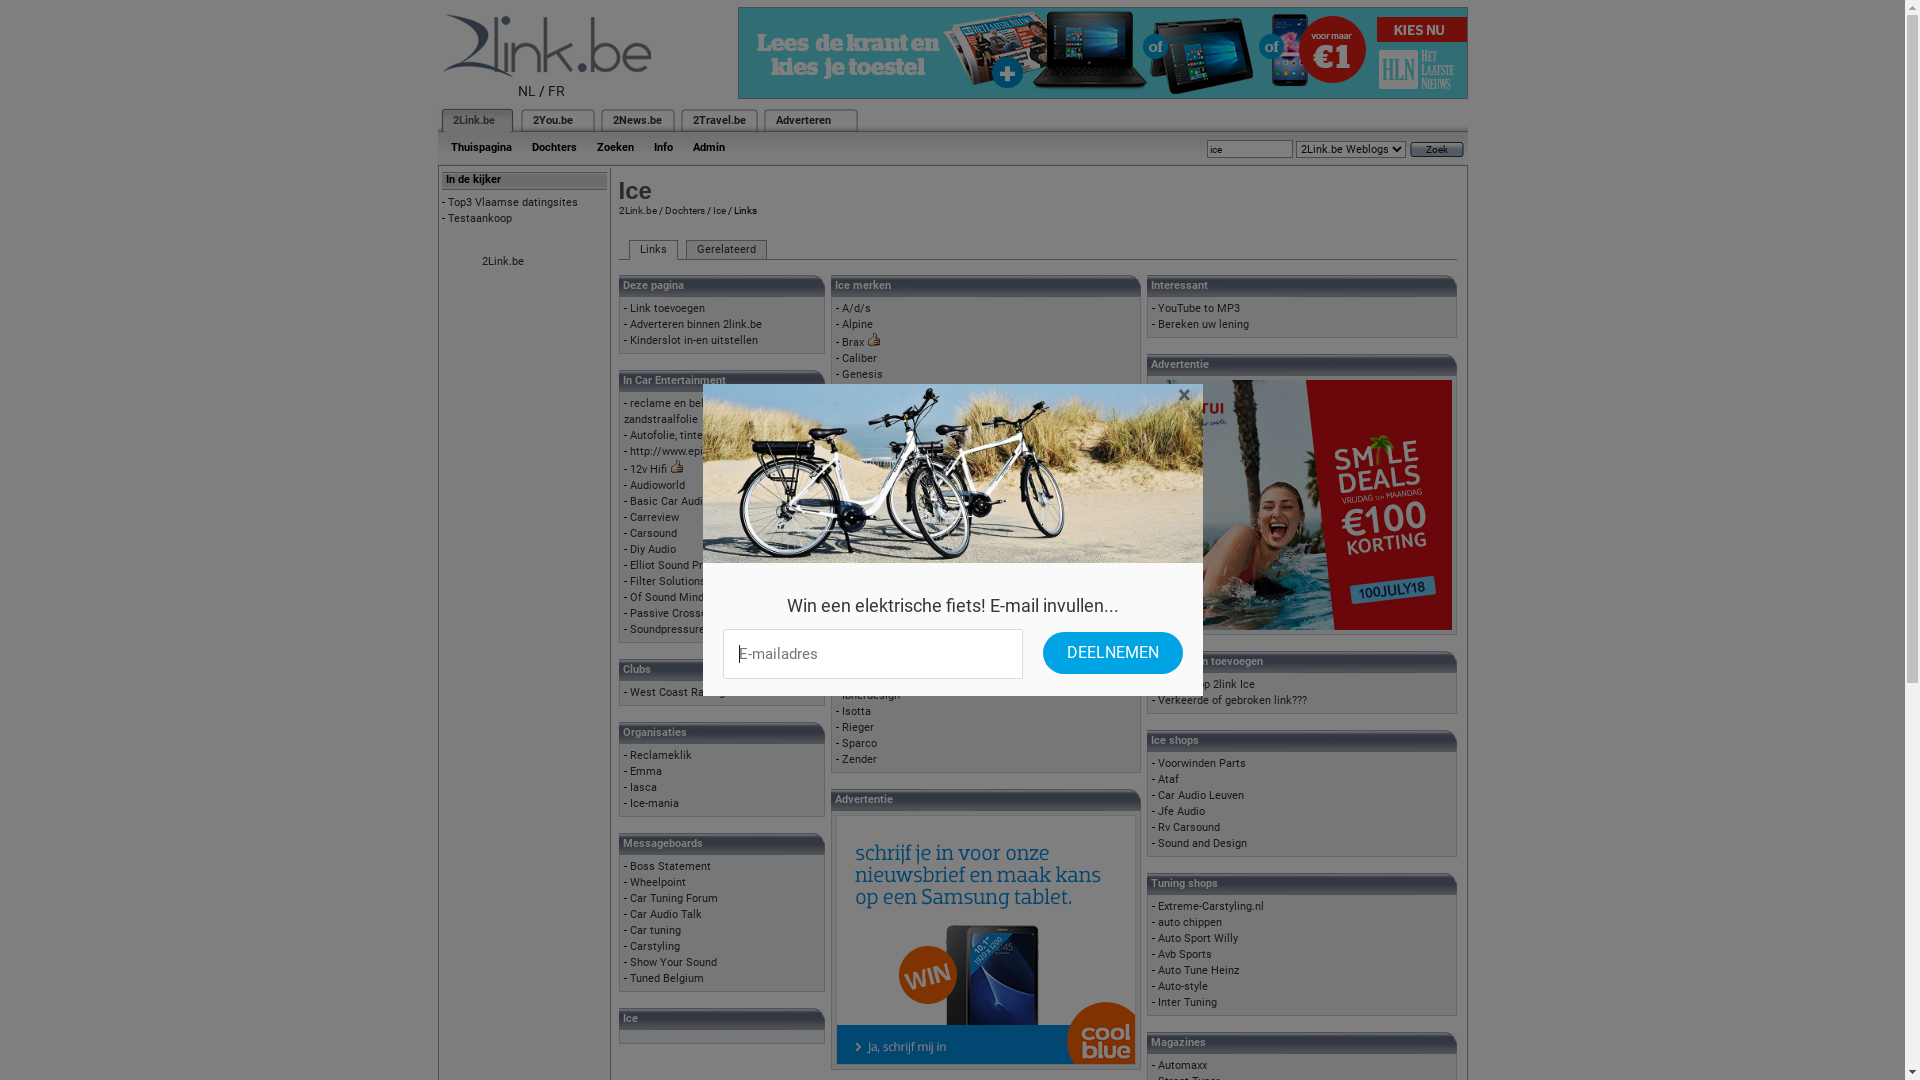  I want to click on 'Link toevoegen', so click(667, 308).